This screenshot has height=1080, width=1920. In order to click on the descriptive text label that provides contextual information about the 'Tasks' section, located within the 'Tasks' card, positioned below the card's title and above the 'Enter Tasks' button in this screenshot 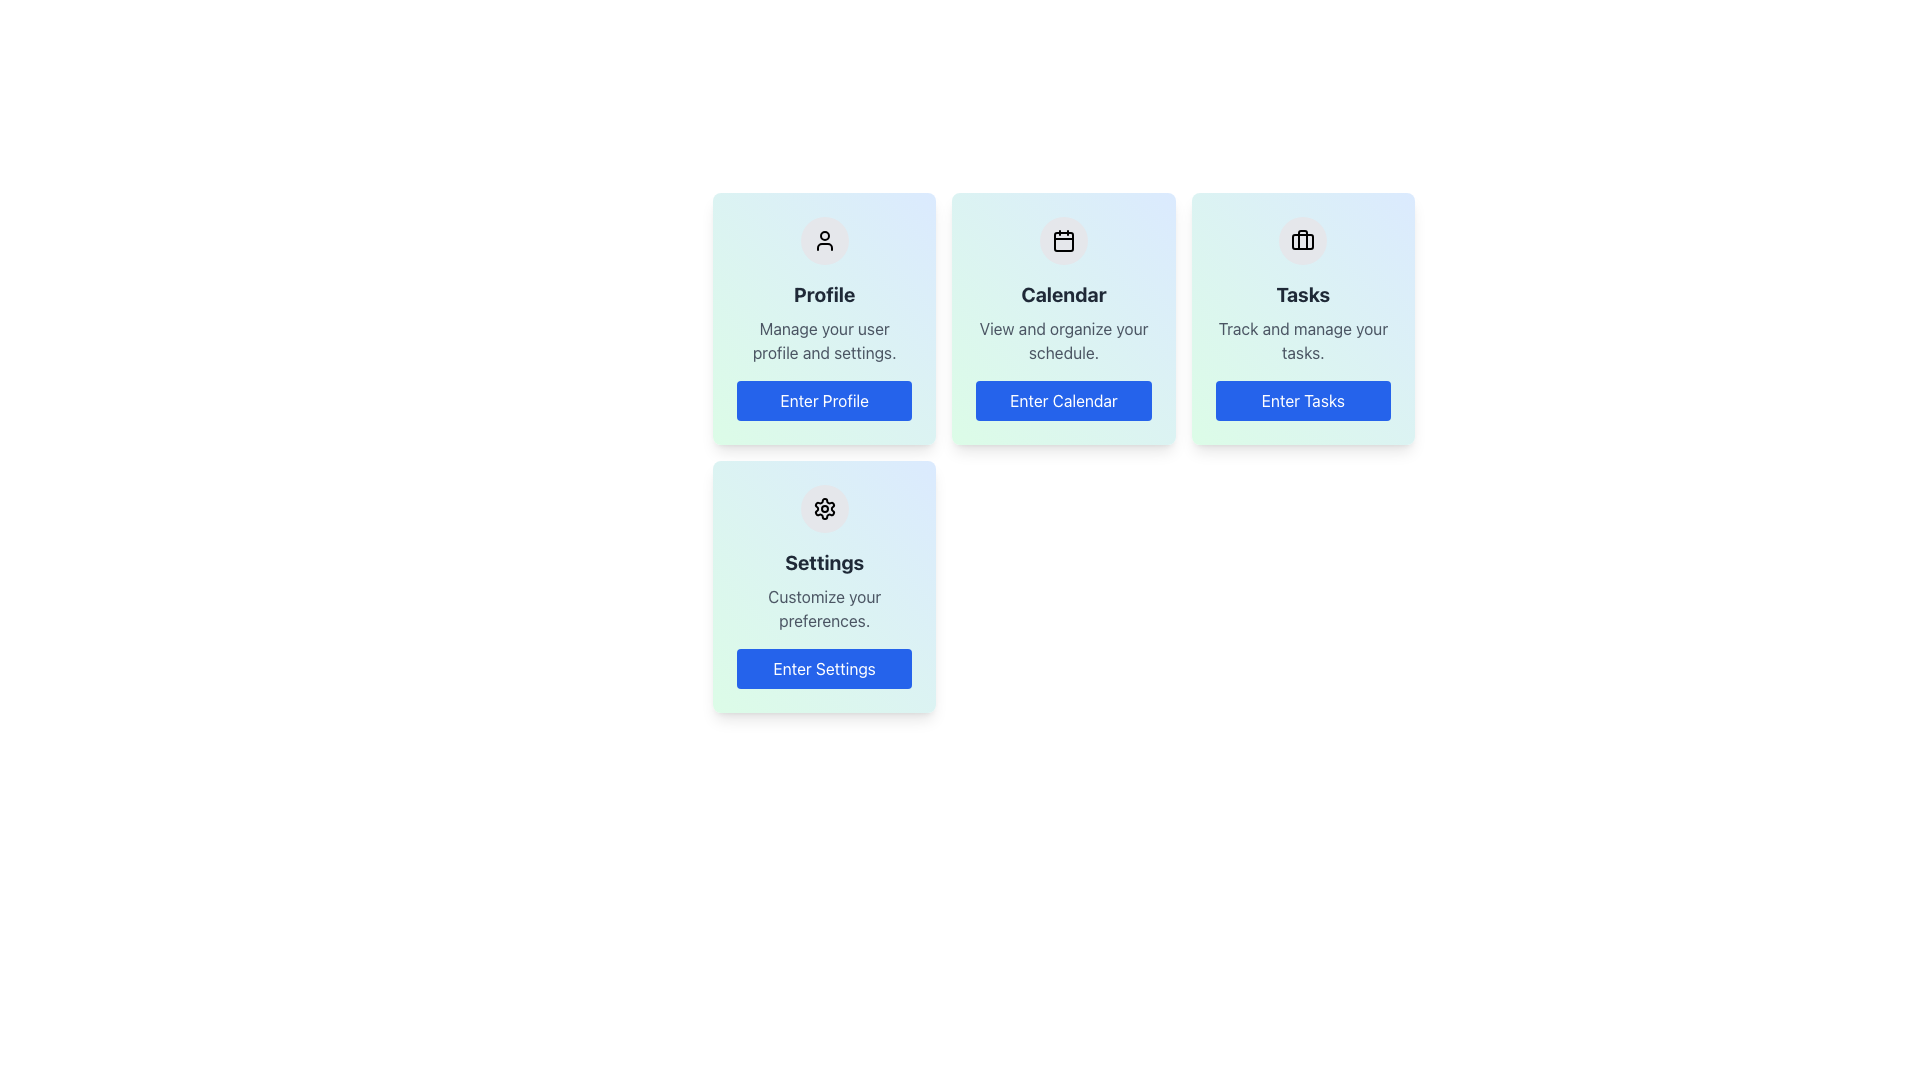, I will do `click(1303, 339)`.